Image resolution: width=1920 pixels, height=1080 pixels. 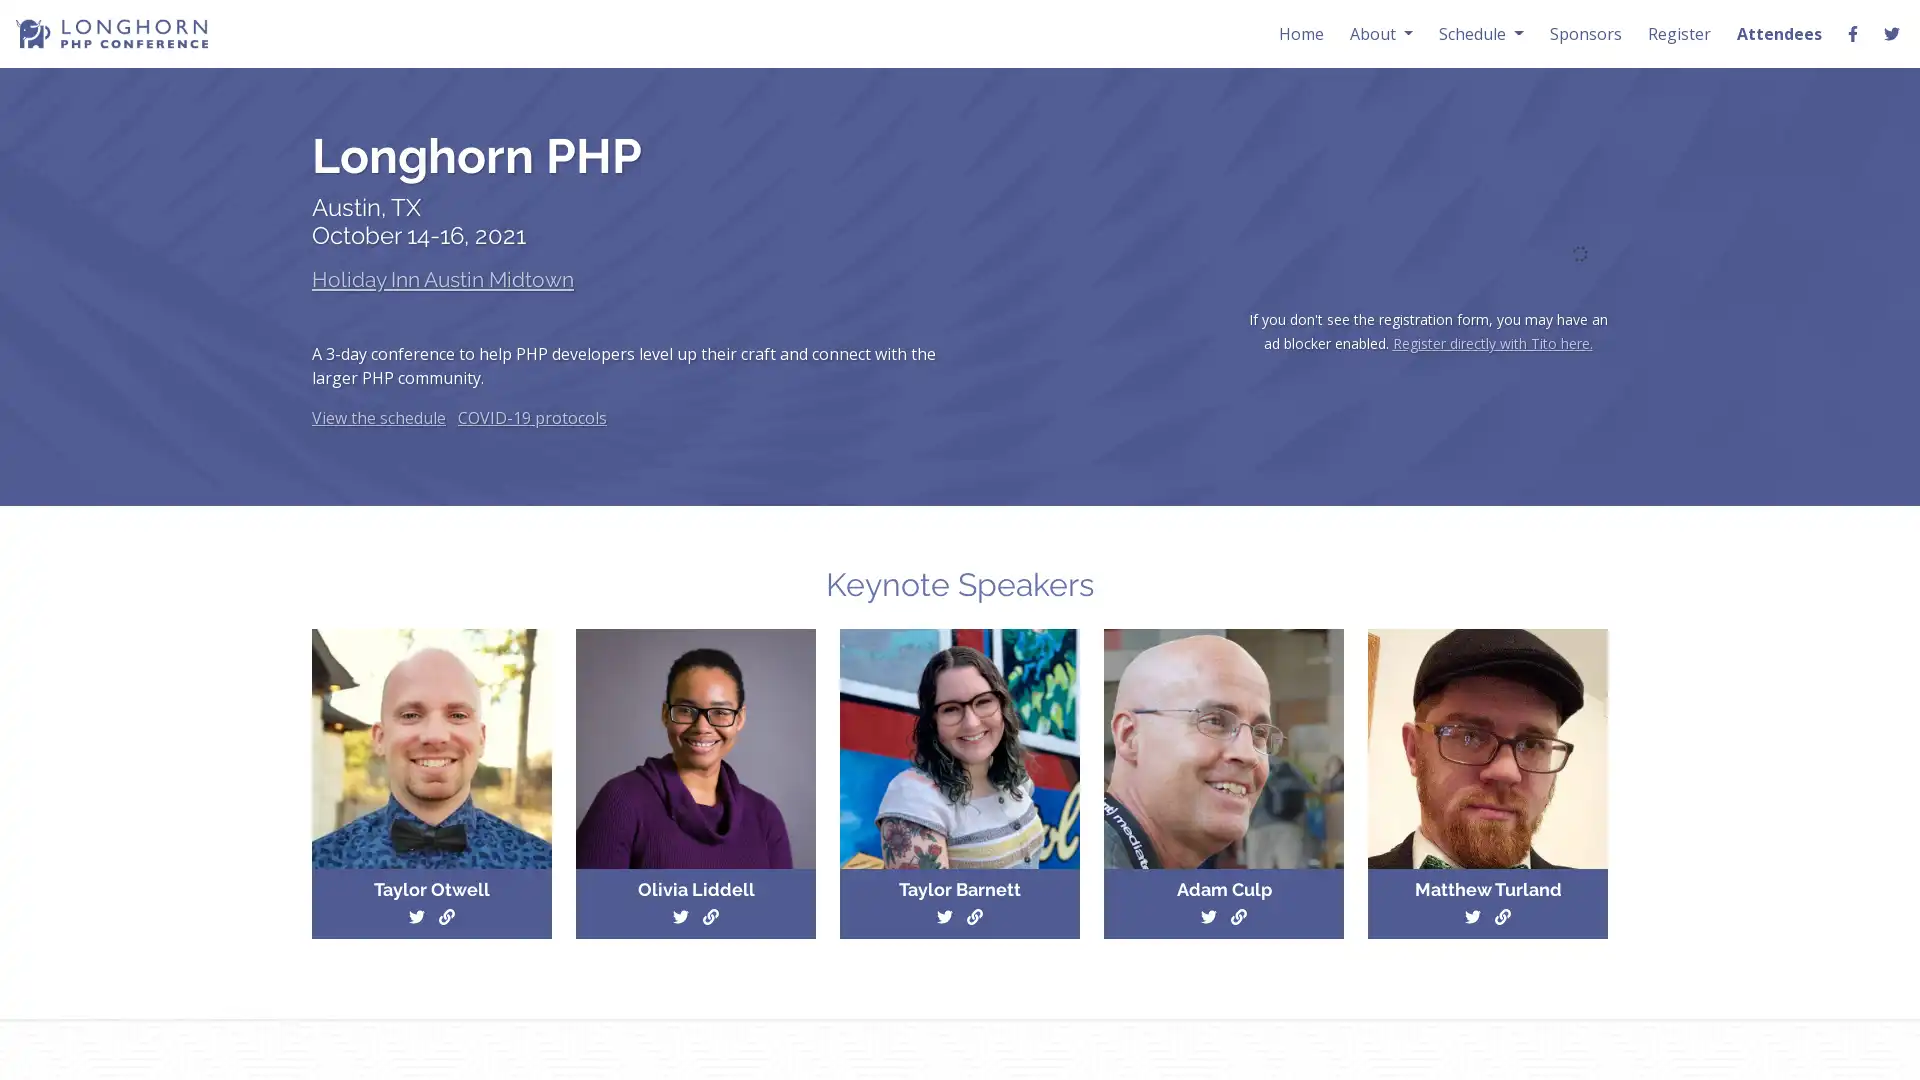 What do you see at coordinates (1481, 33) in the screenshot?
I see `Schedule` at bounding box center [1481, 33].